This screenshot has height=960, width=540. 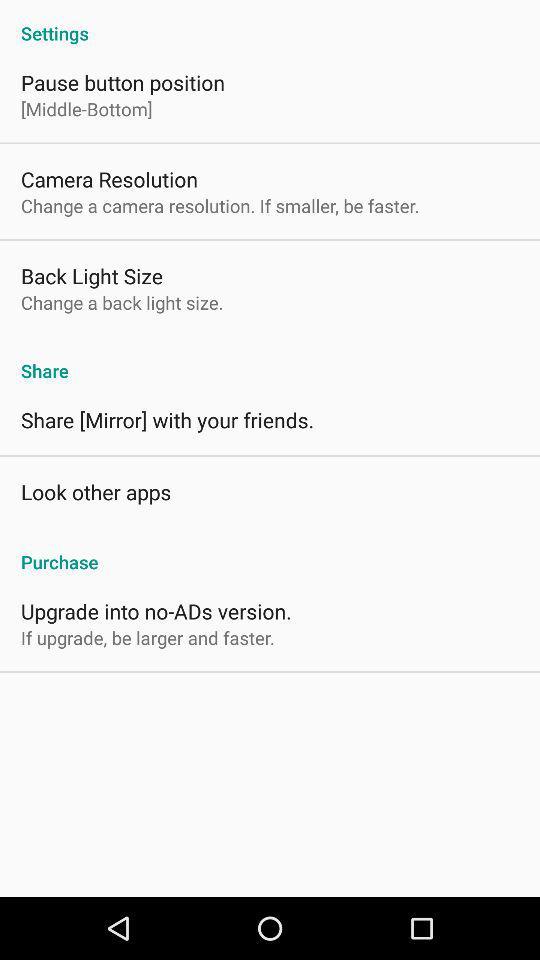 What do you see at coordinates (270, 21) in the screenshot?
I see `the settings app` at bounding box center [270, 21].